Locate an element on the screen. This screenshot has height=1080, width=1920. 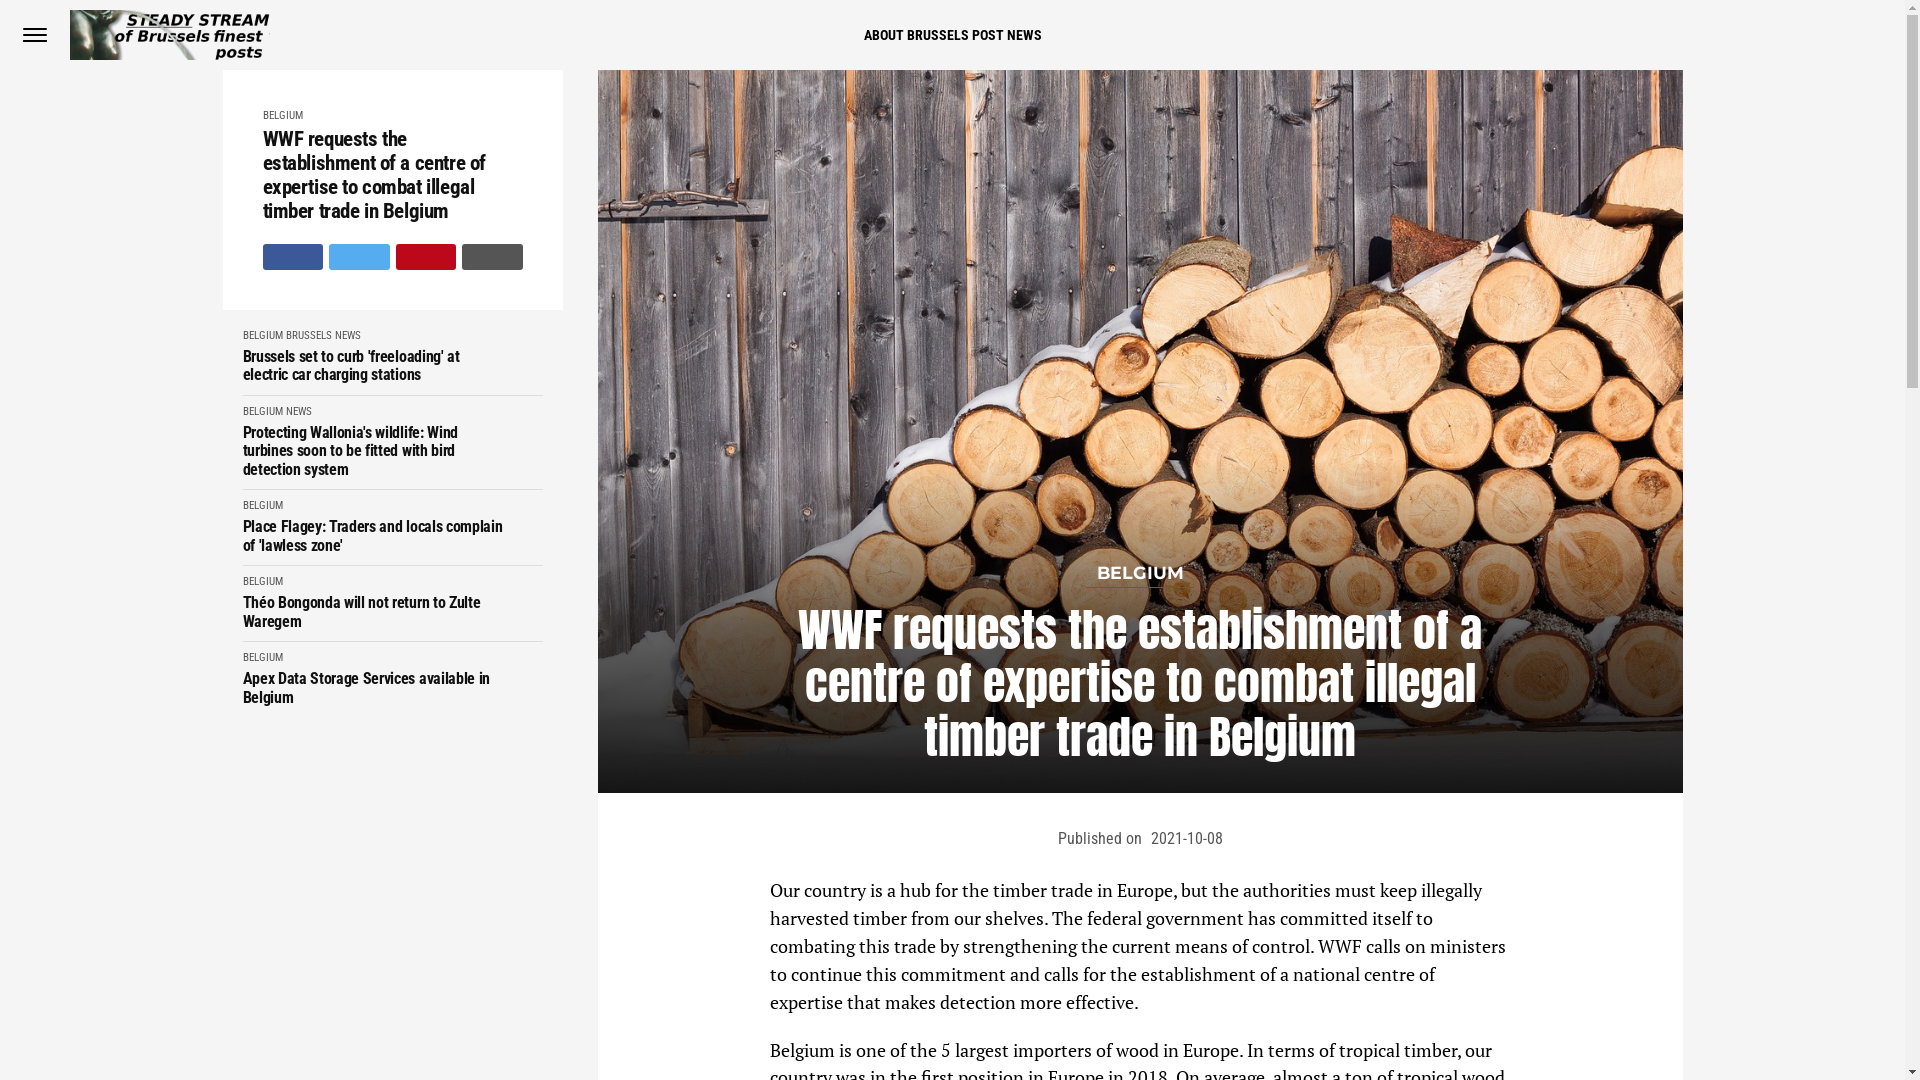
'Pin This Post' is located at coordinates (425, 256).